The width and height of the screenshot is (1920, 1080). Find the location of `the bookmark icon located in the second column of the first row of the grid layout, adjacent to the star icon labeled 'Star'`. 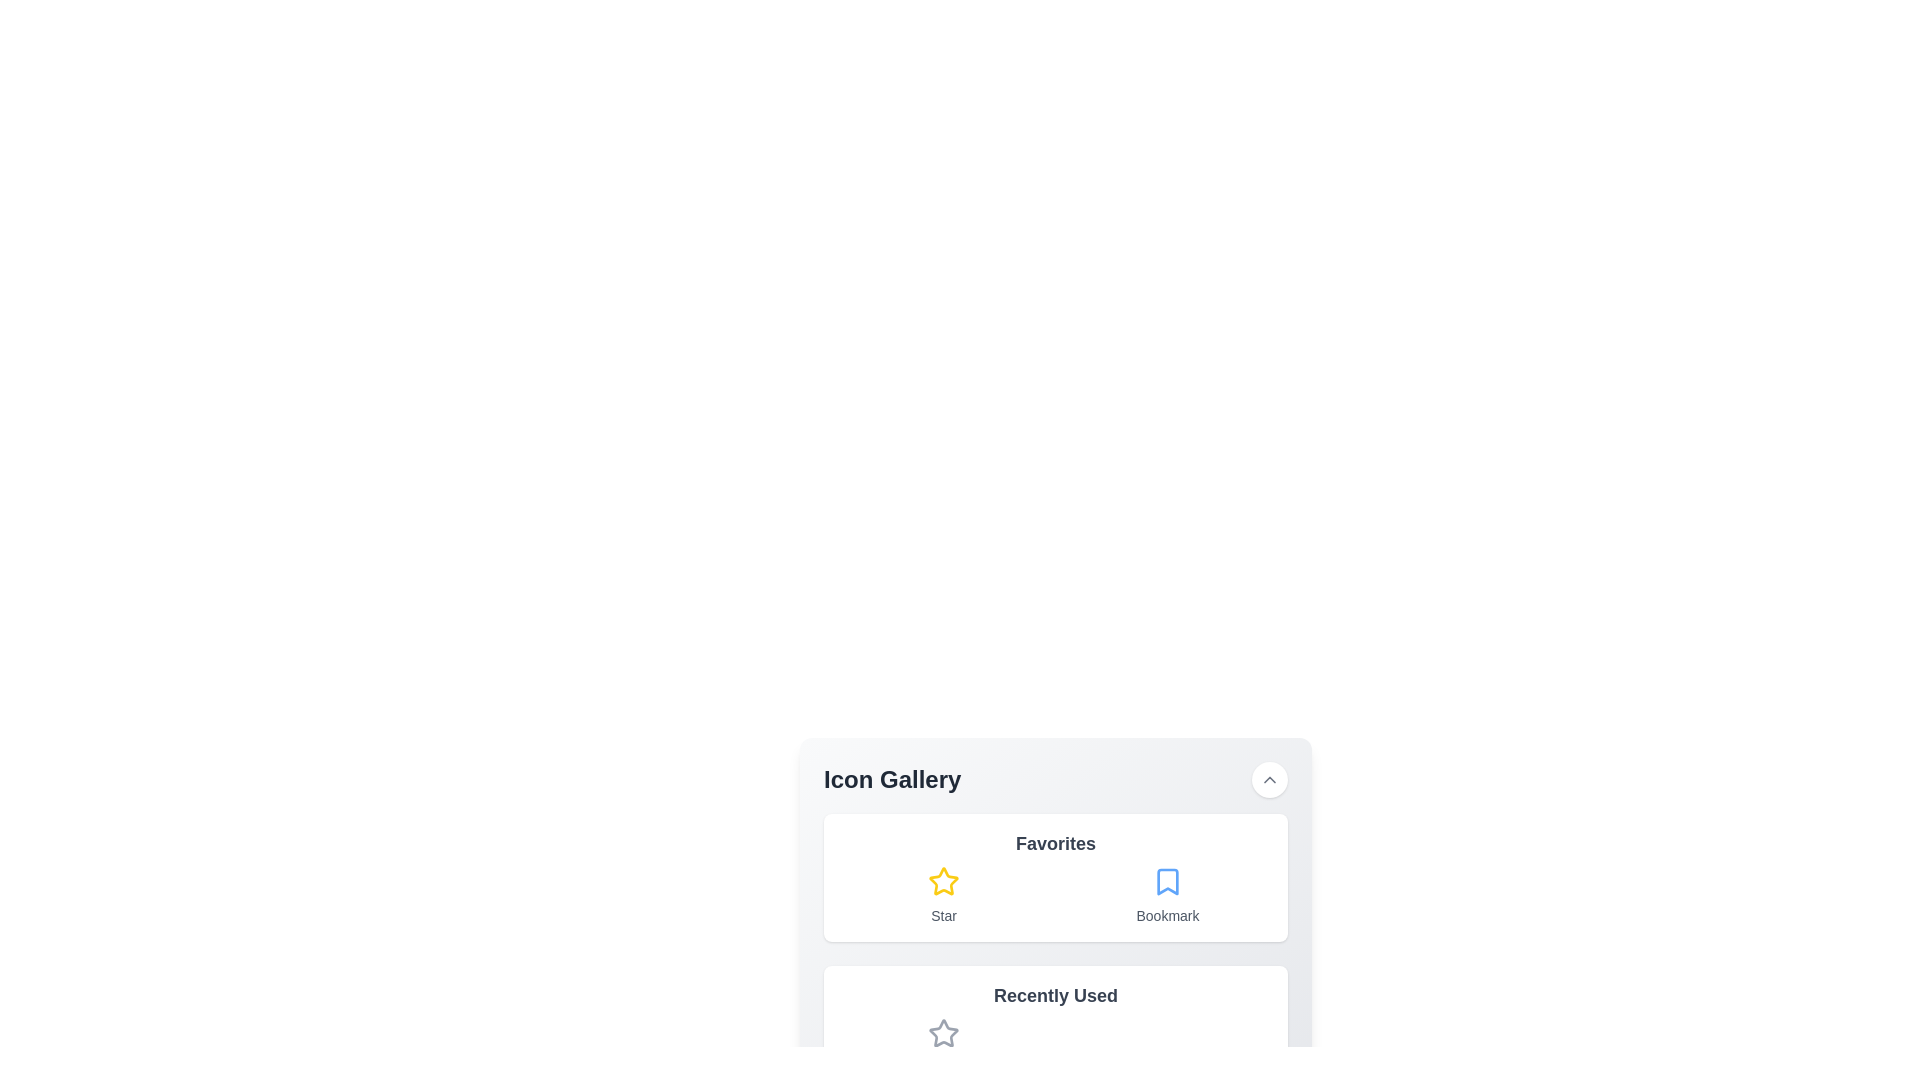

the bookmark icon located in the second column of the first row of the grid layout, adjacent to the star icon labeled 'Star' is located at coordinates (1167, 894).